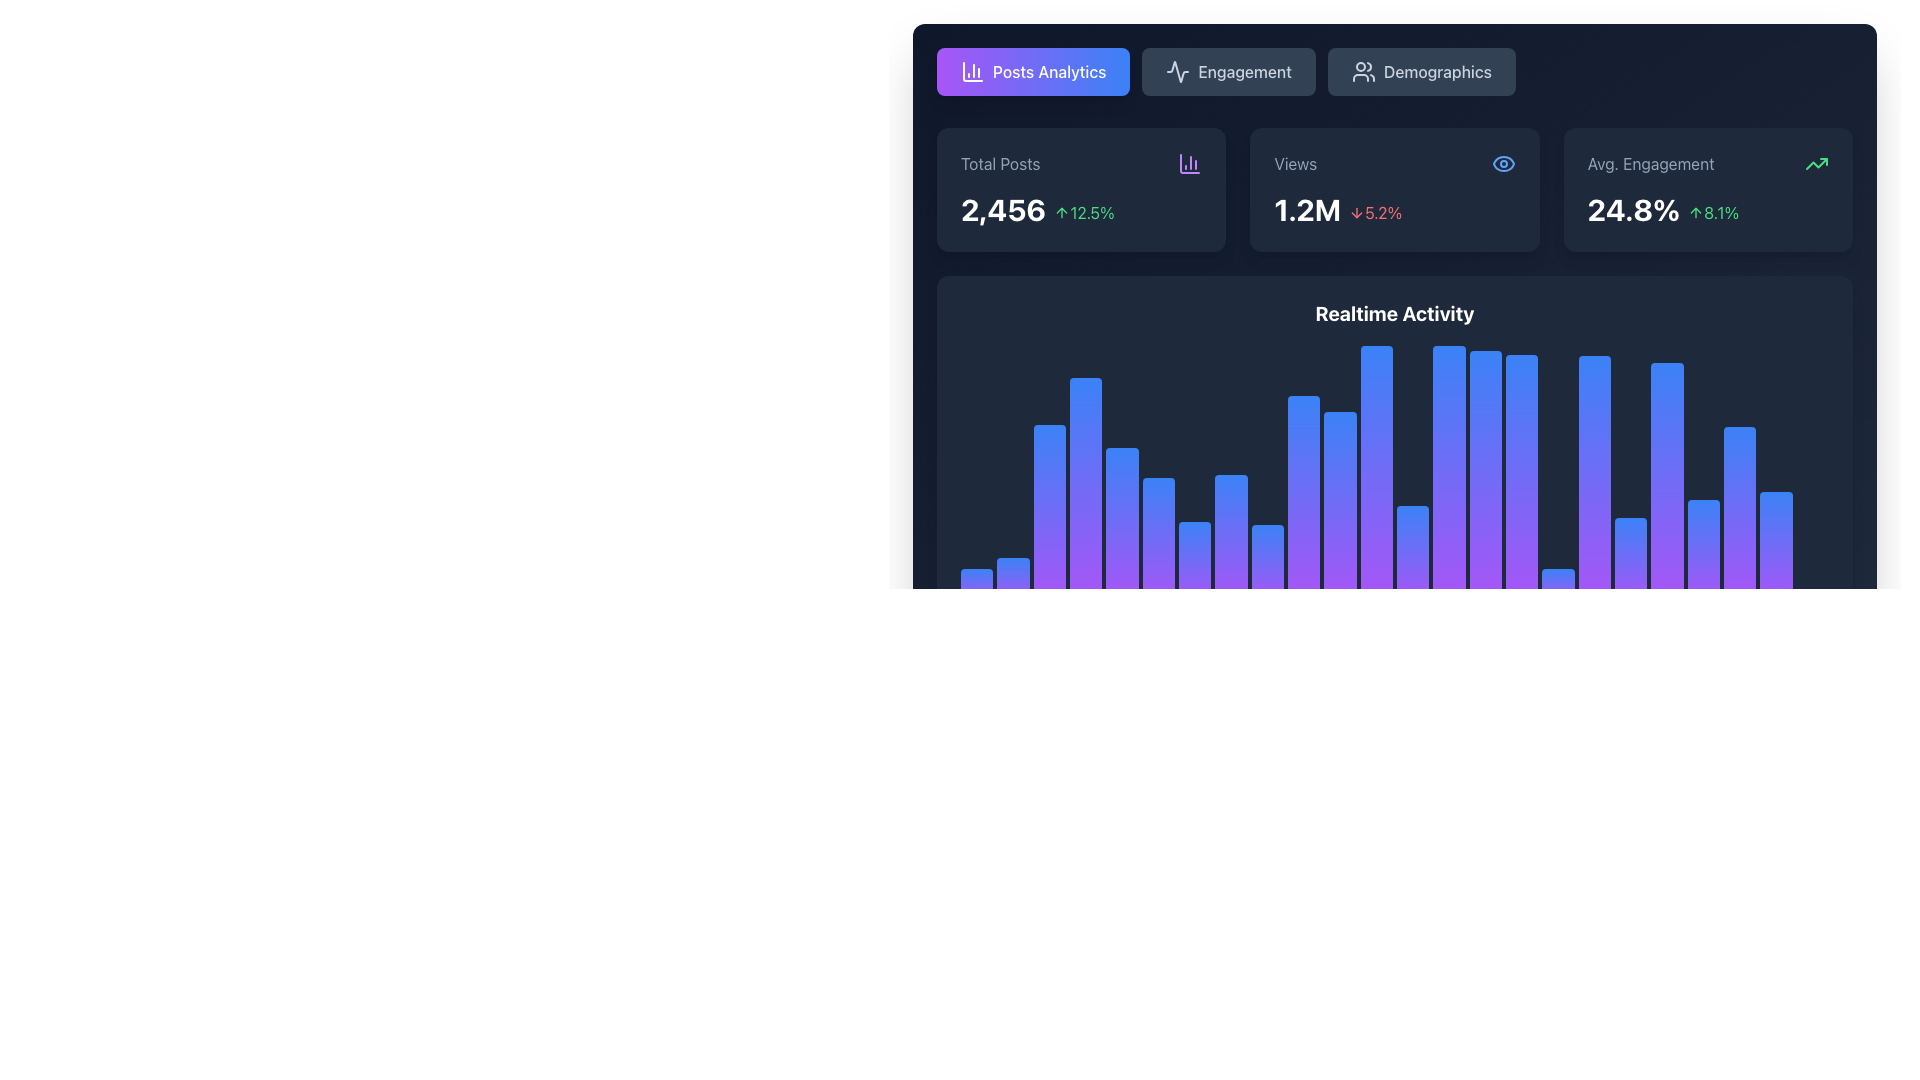 Image resolution: width=1920 pixels, height=1080 pixels. I want to click on the seventeenth vertical bar in the bar chart visualization, which has a gradient color scheme from purple to blue and a rounded top, to interact with related data, so click(1557, 536).